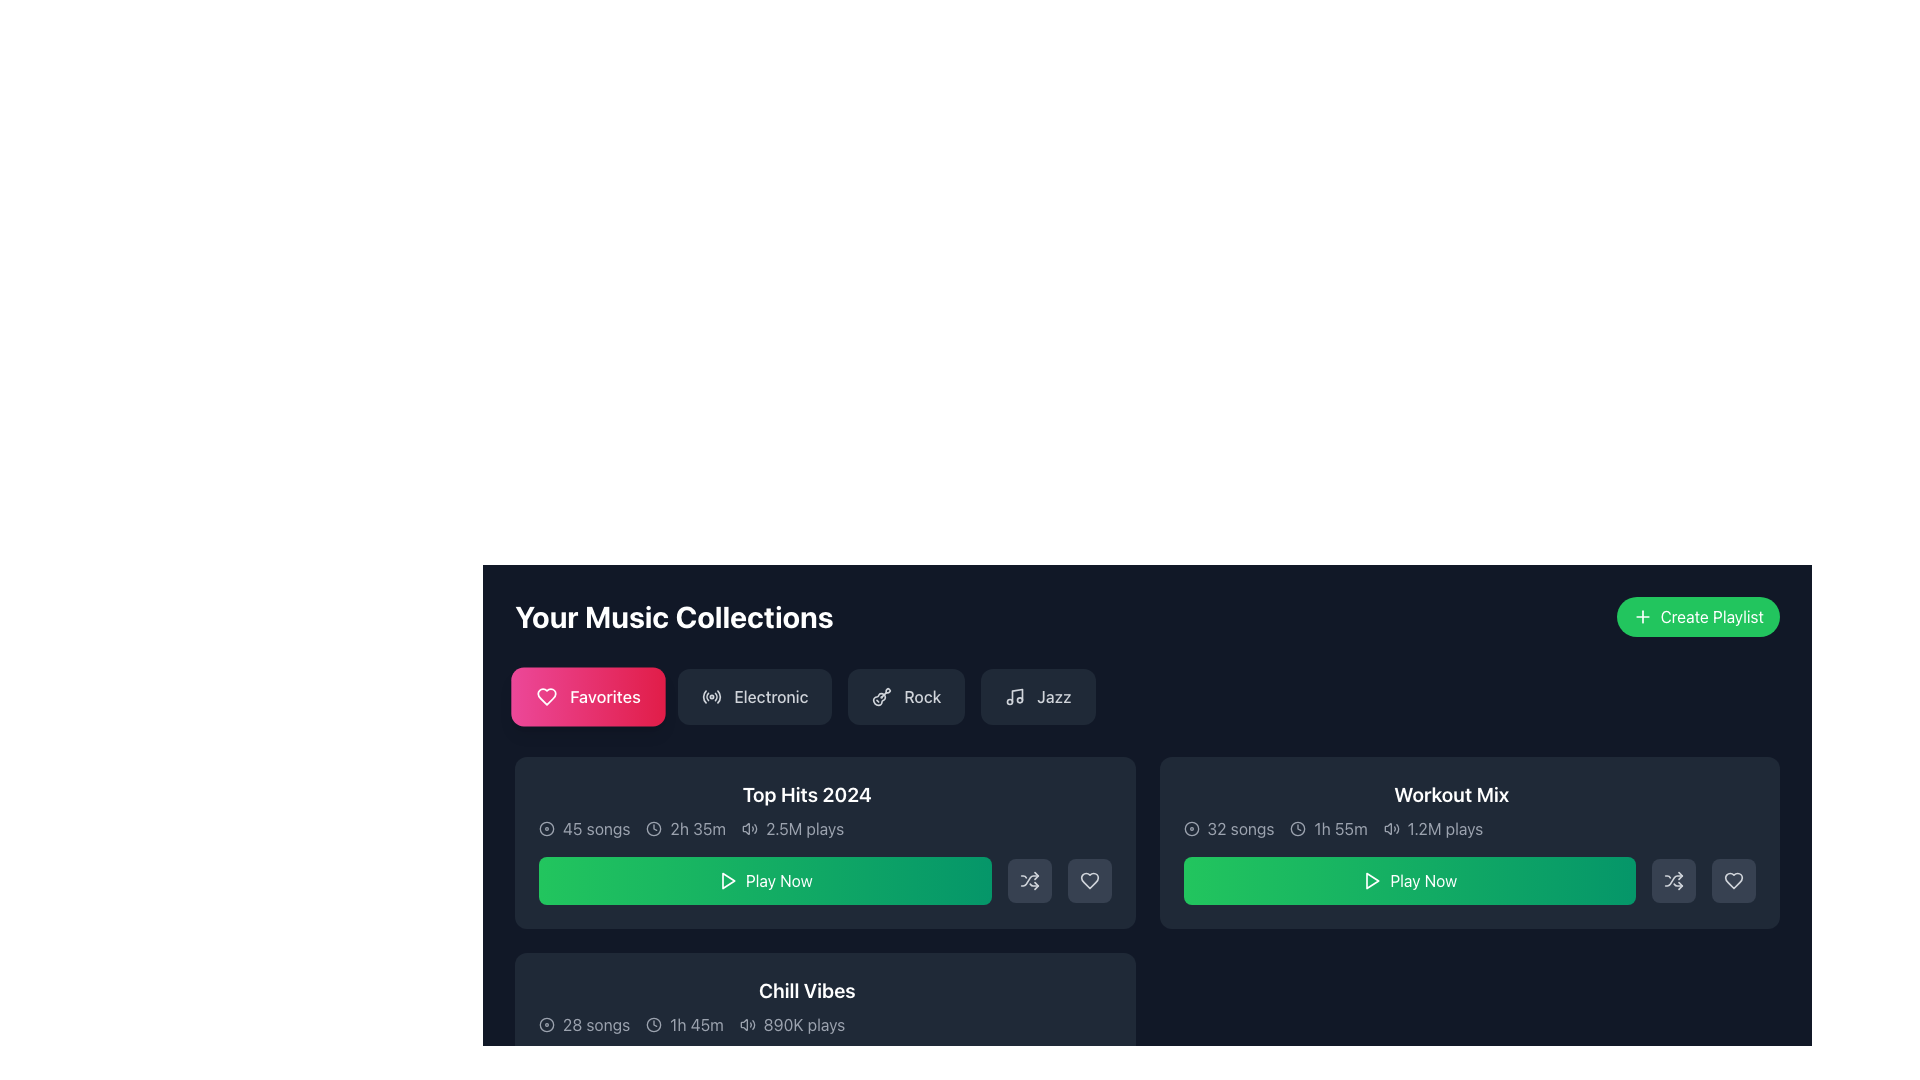 The height and width of the screenshot is (1080, 1920). I want to click on the 'Electronic' text label located within the button in the second selectable tab of category options to observe the hover effects, so click(770, 696).